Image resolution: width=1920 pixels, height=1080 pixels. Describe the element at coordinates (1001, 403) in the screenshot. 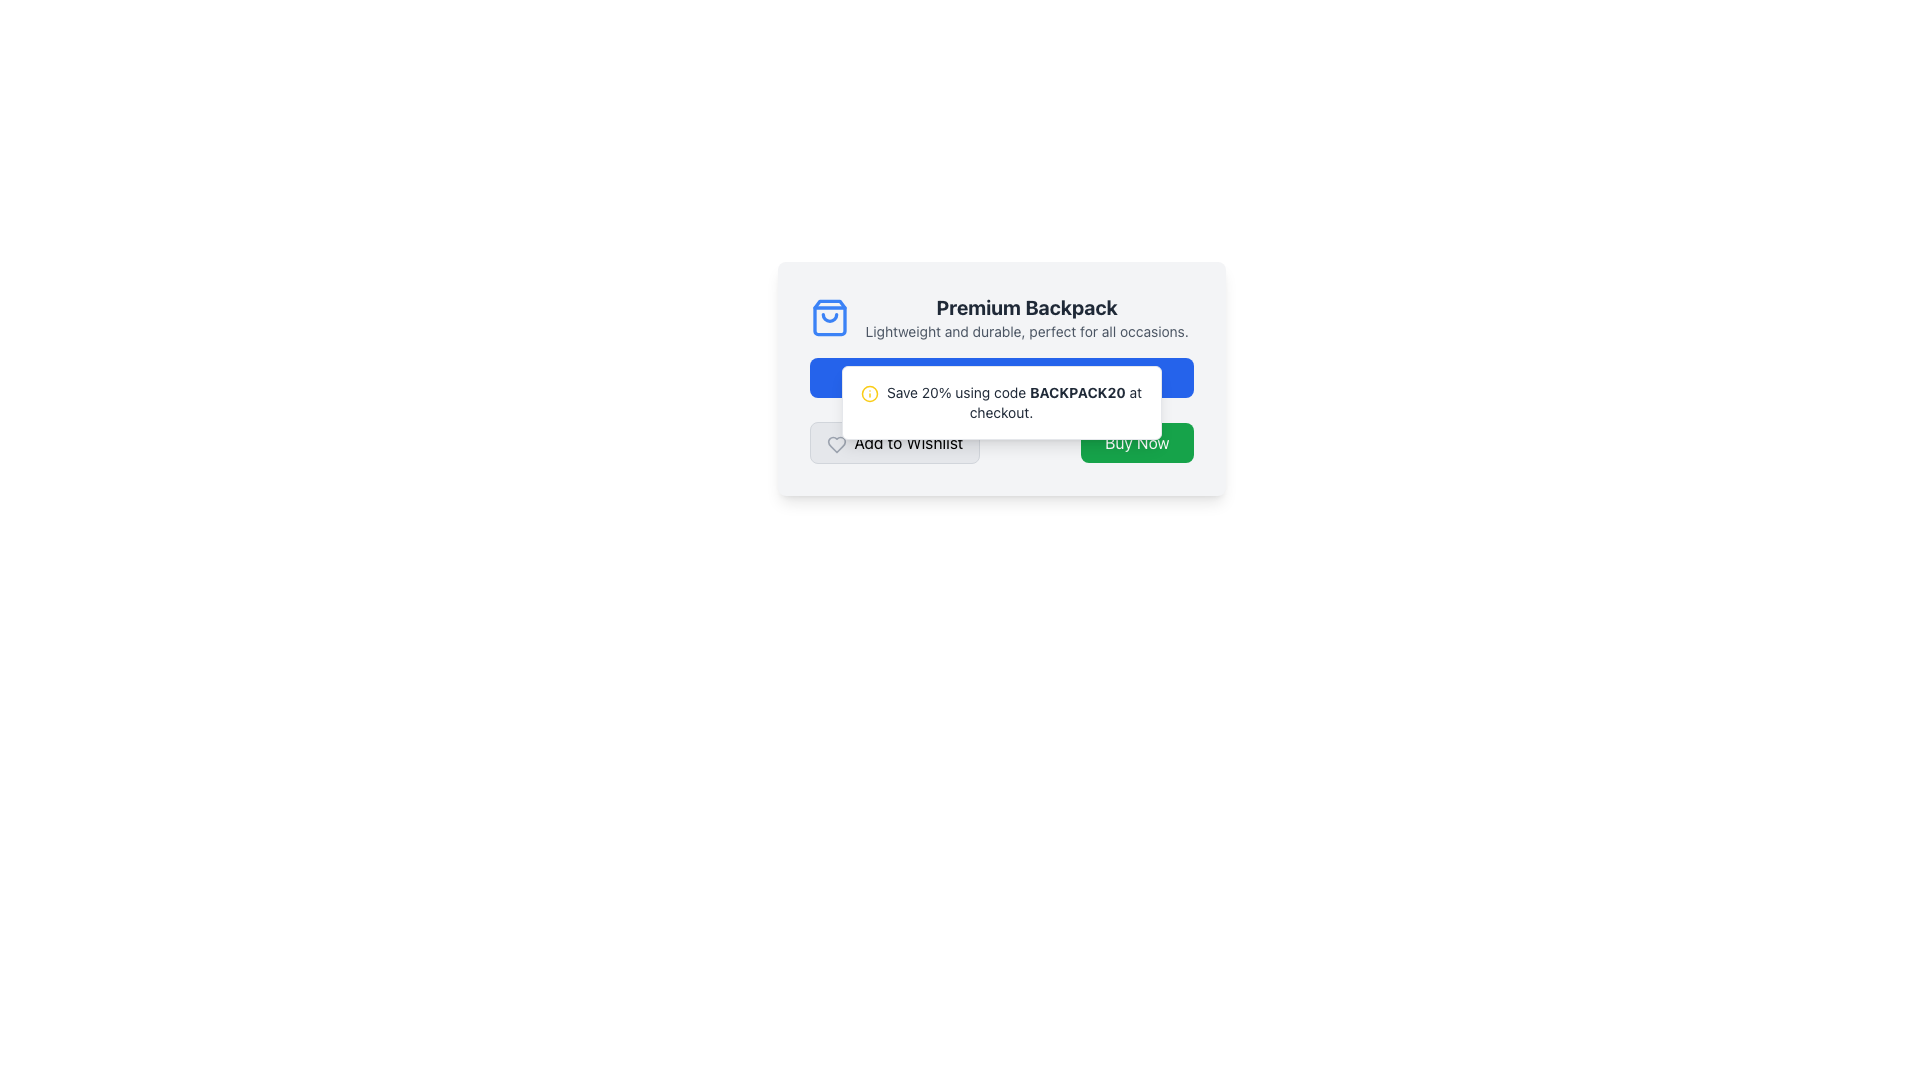

I see `the Informational Banner displaying the promotional message 'Save 20% using code BACKPACK20 at checkout.'` at that location.